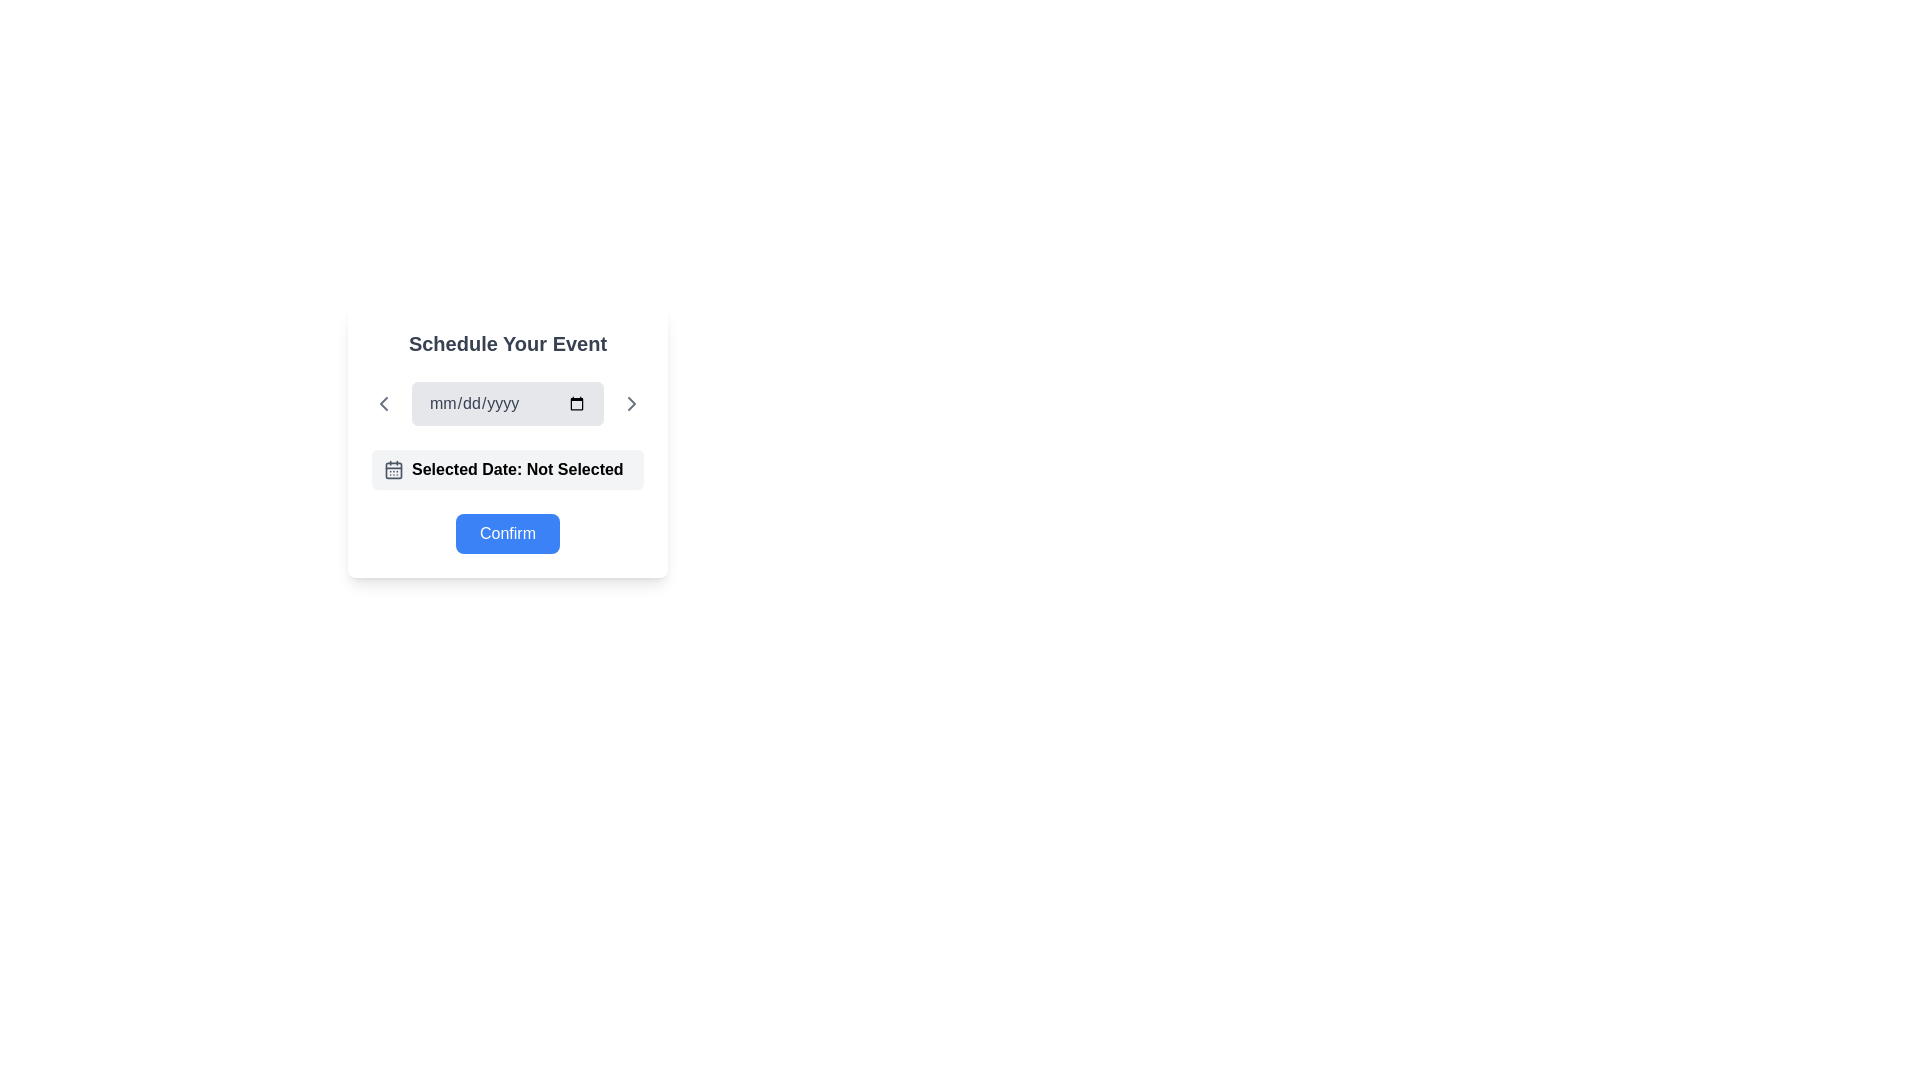  I want to click on the left-pointing gray arrow button, so click(384, 404).